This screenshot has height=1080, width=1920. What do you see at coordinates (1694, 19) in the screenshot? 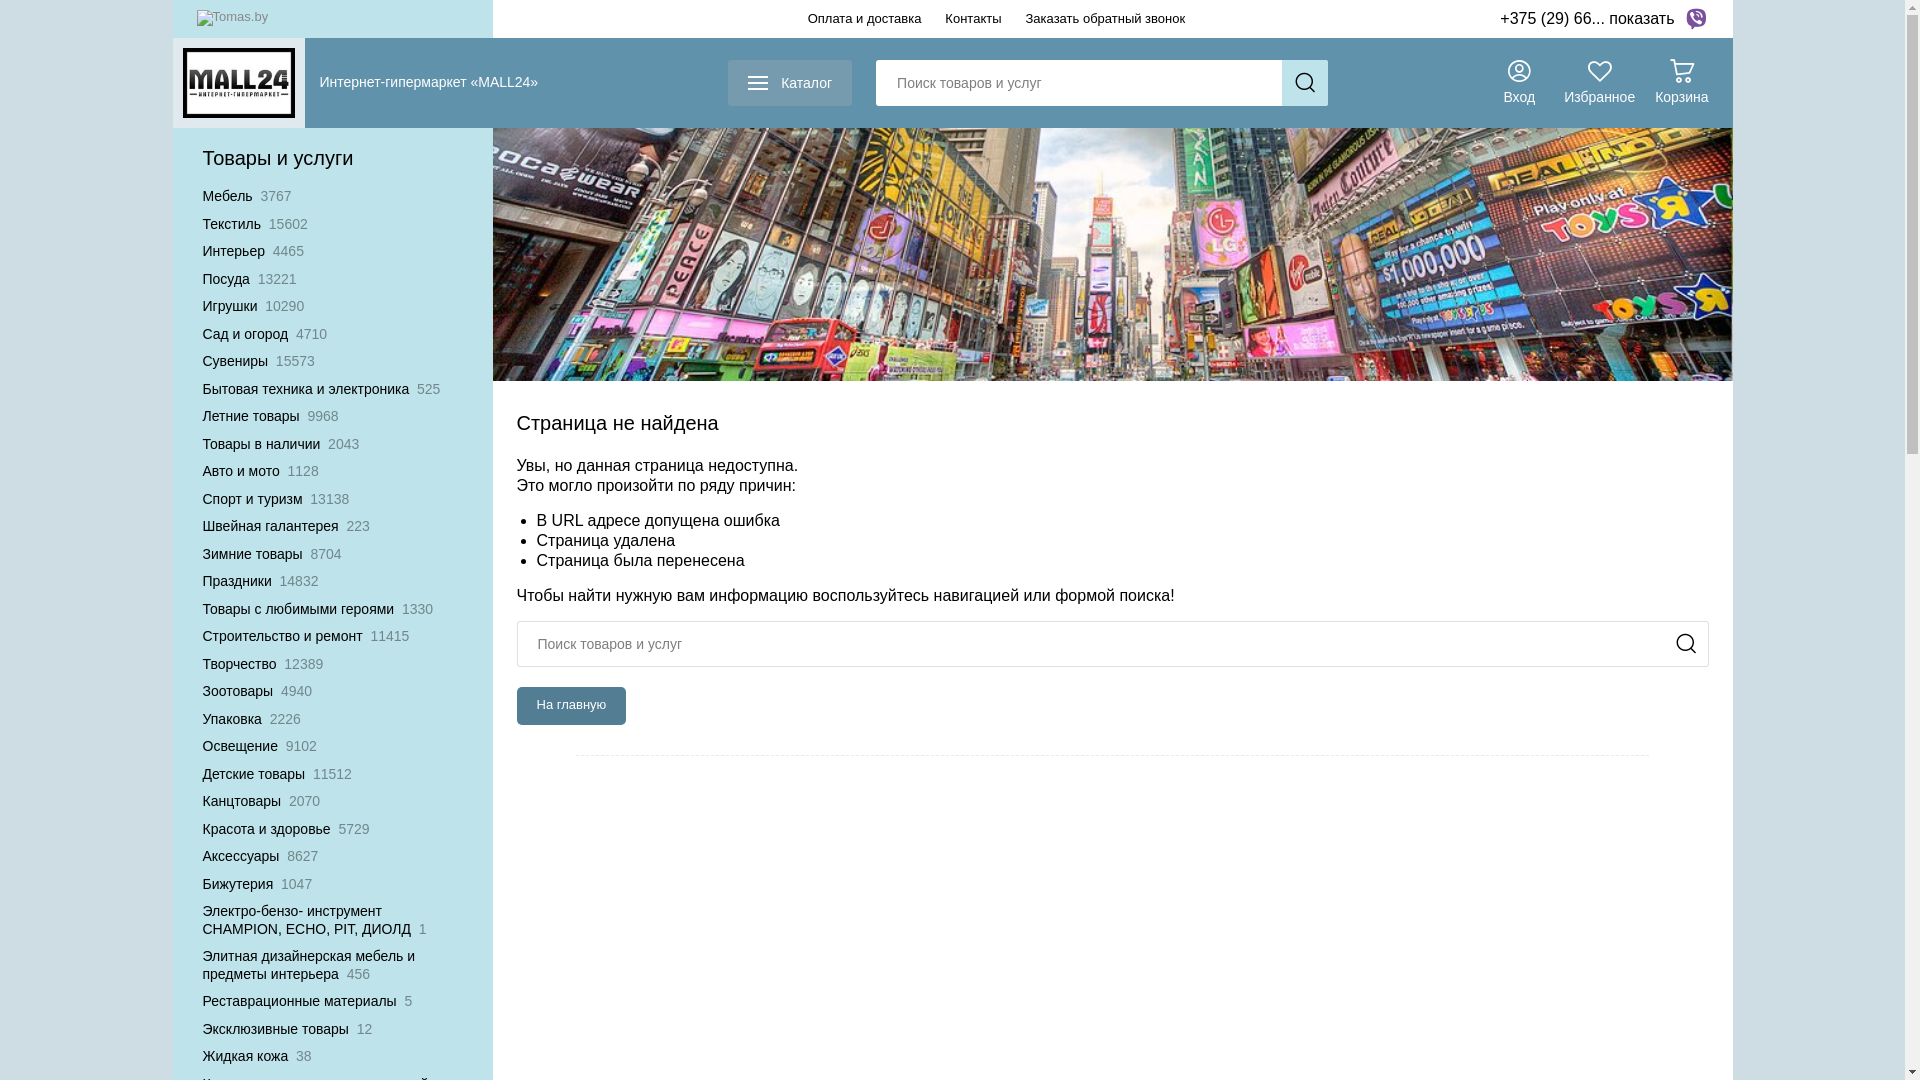
I see `'Viber'` at bounding box center [1694, 19].